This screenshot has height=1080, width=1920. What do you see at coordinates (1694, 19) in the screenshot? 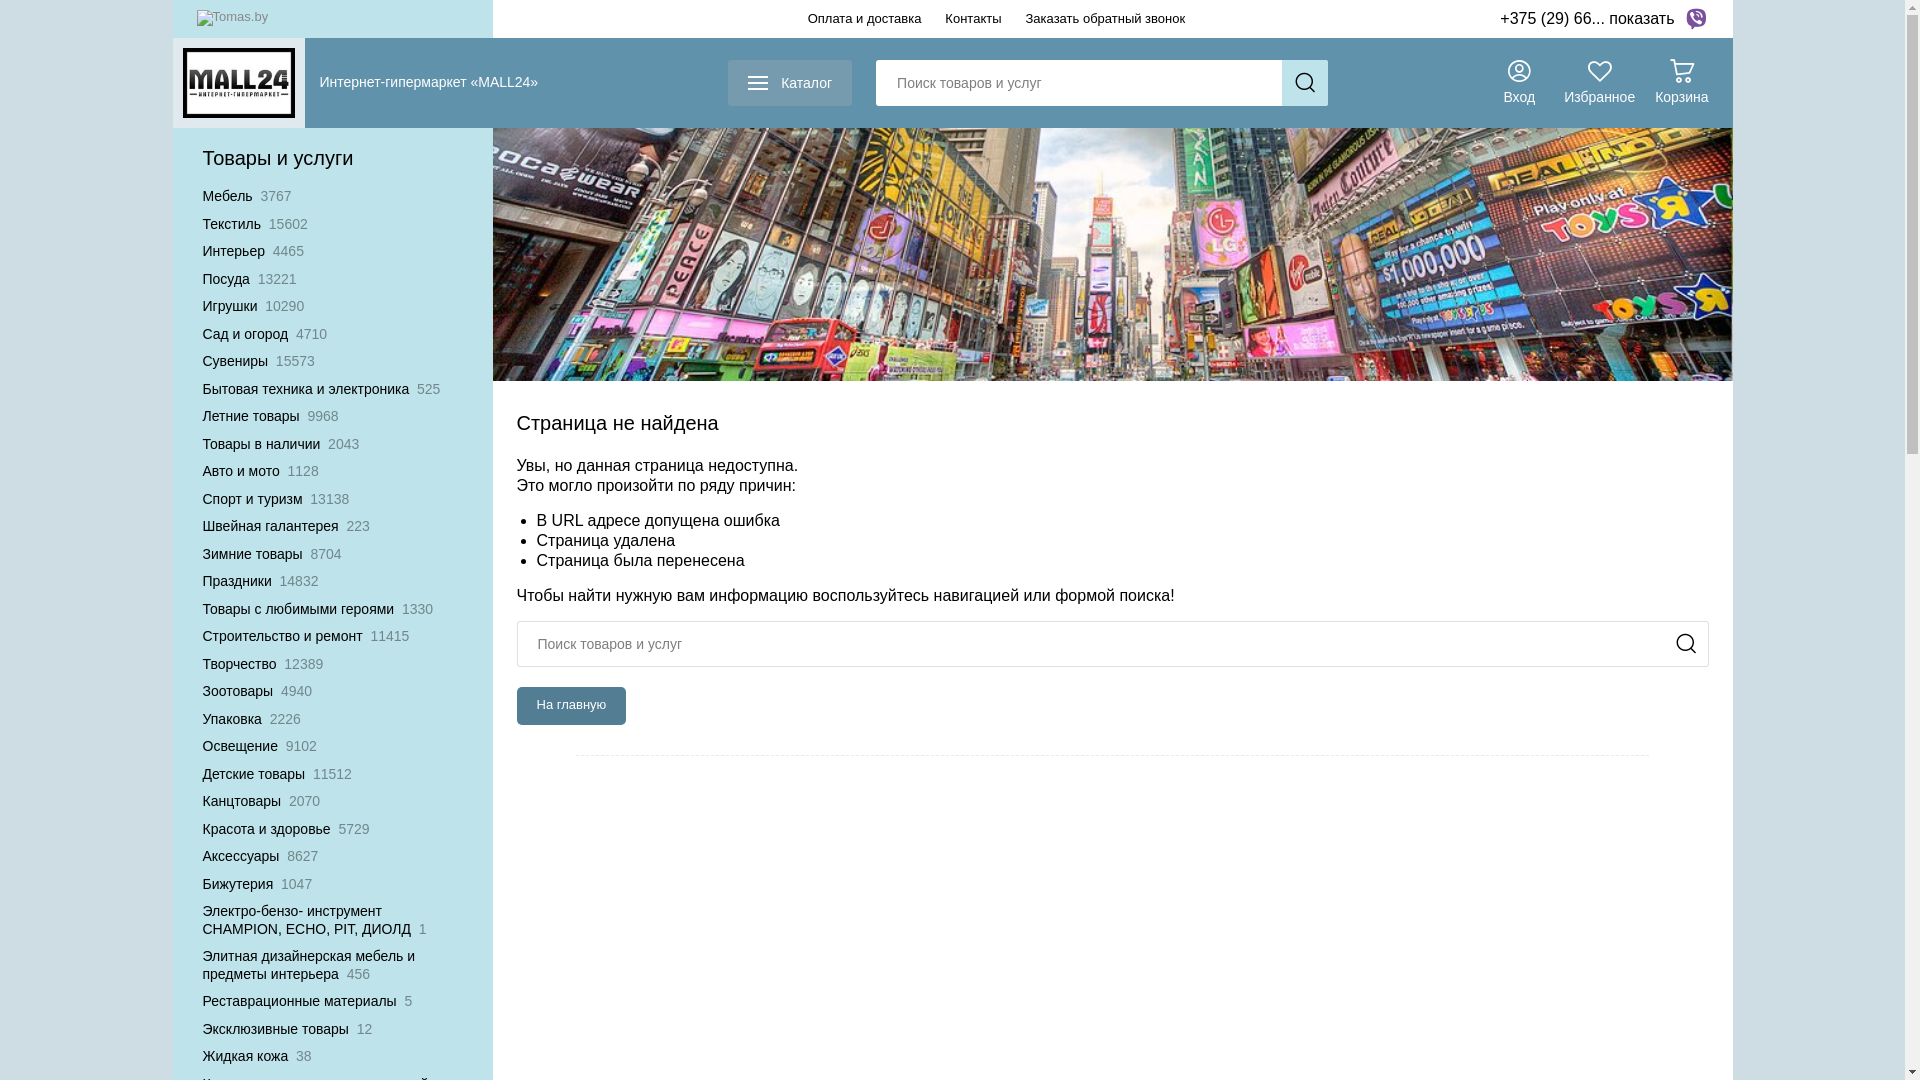
I see `'Viber'` at bounding box center [1694, 19].